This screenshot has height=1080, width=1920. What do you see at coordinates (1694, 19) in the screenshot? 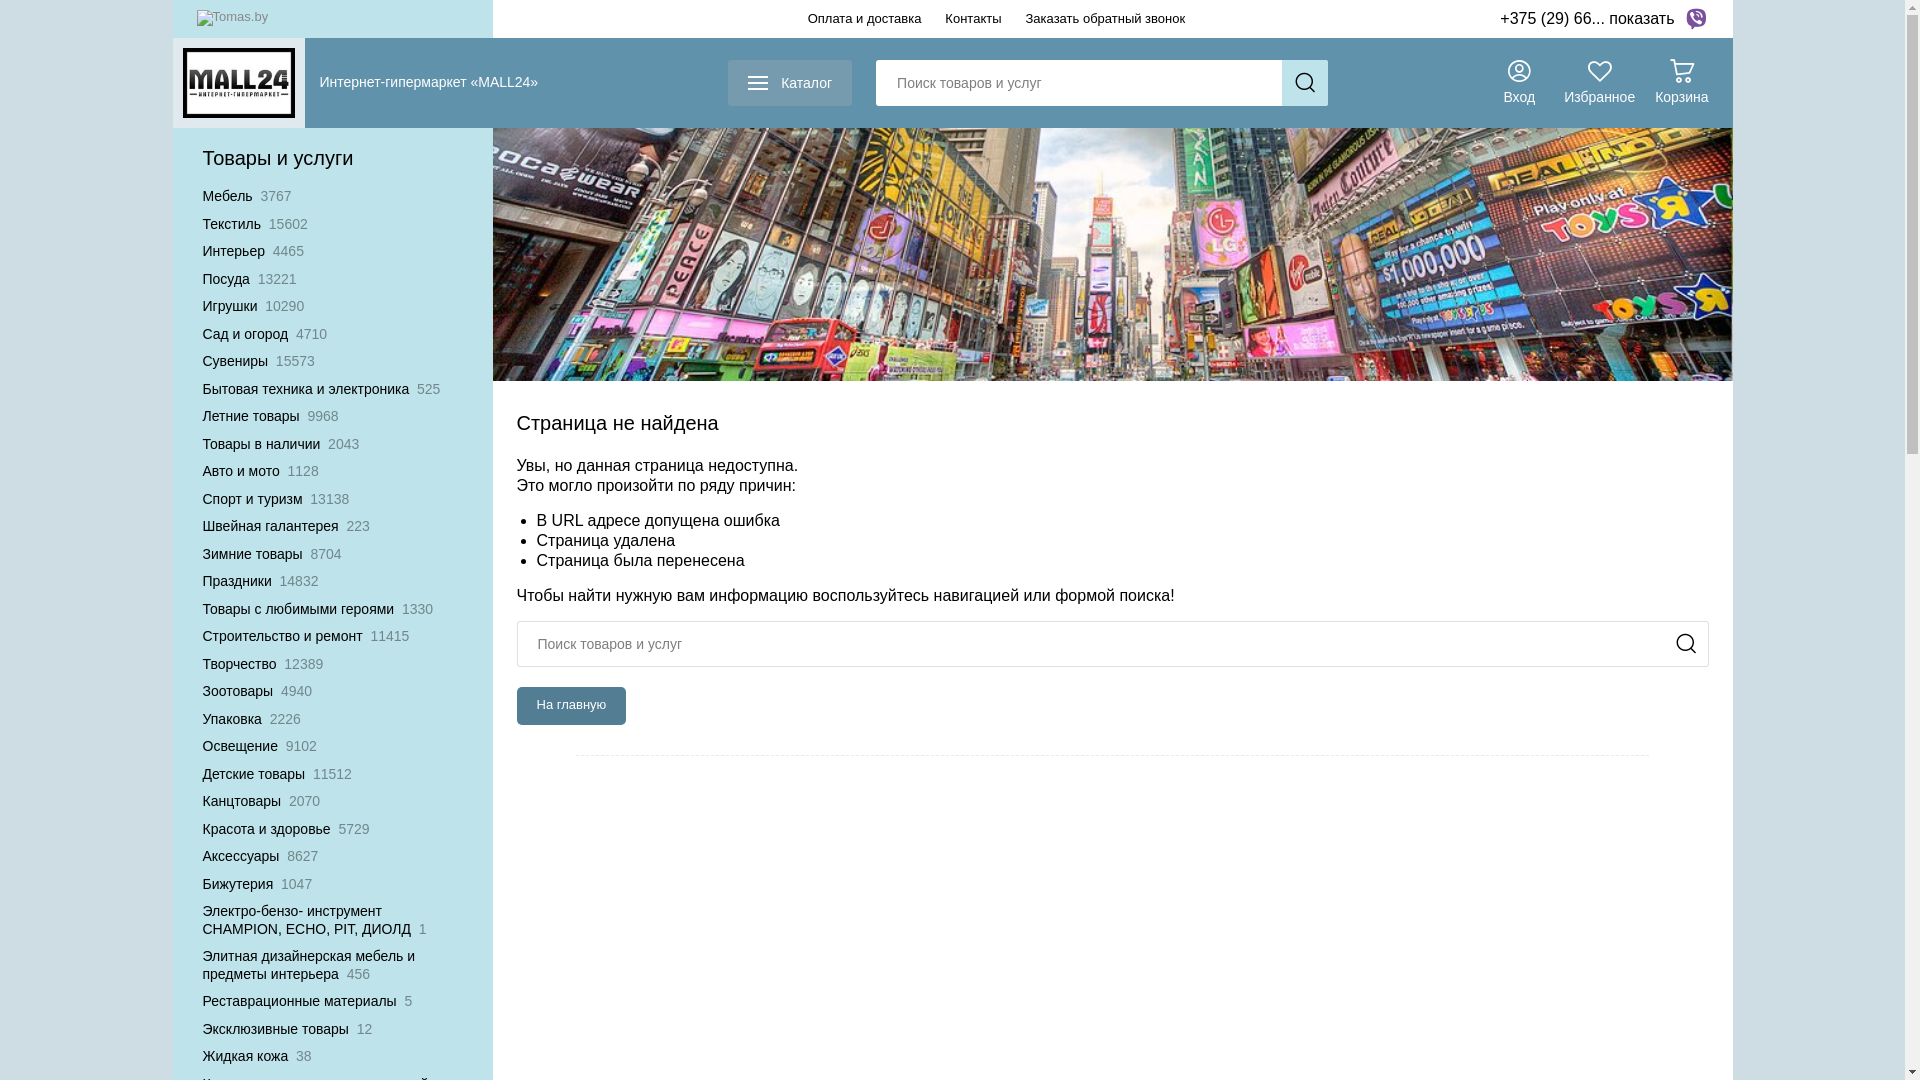
I see `'Viber'` at bounding box center [1694, 19].